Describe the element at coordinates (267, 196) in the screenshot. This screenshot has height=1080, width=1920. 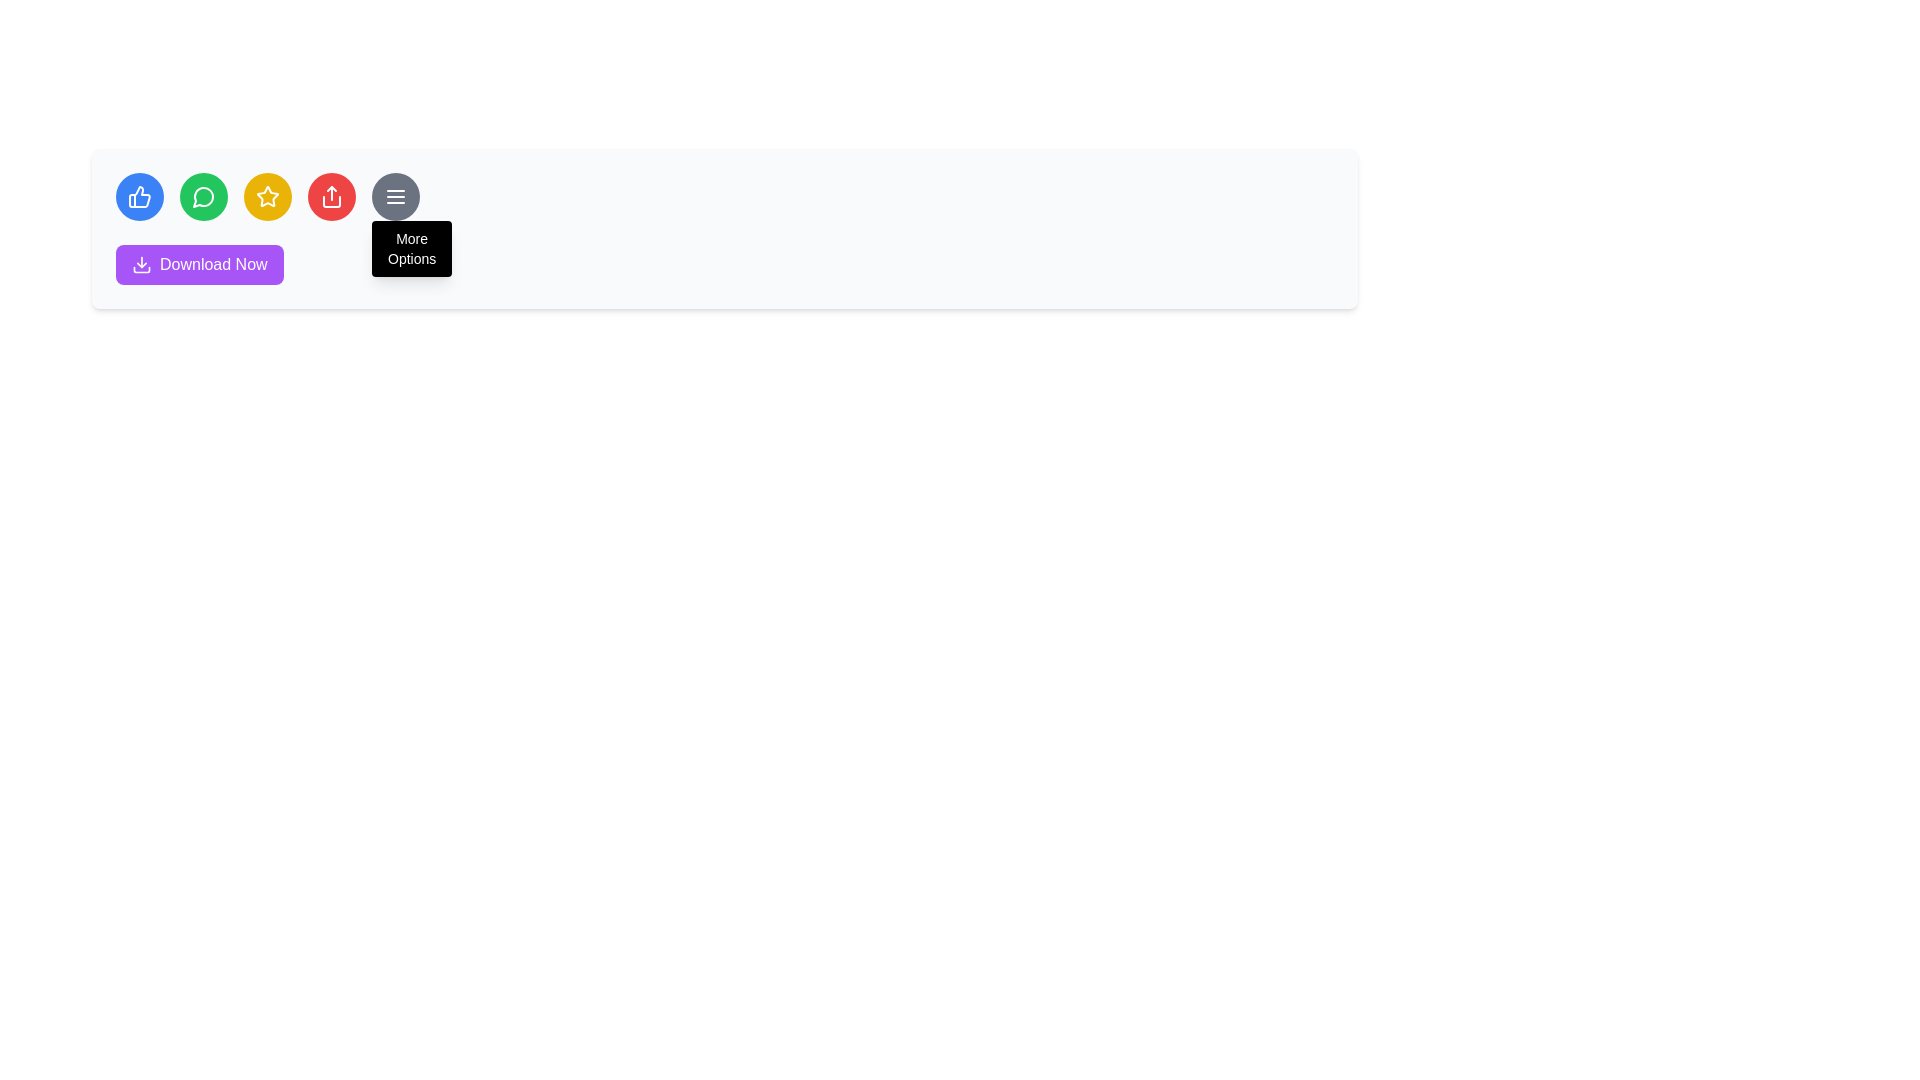
I see `the fourth circular Icon button located in the center-top area of the interface` at that location.